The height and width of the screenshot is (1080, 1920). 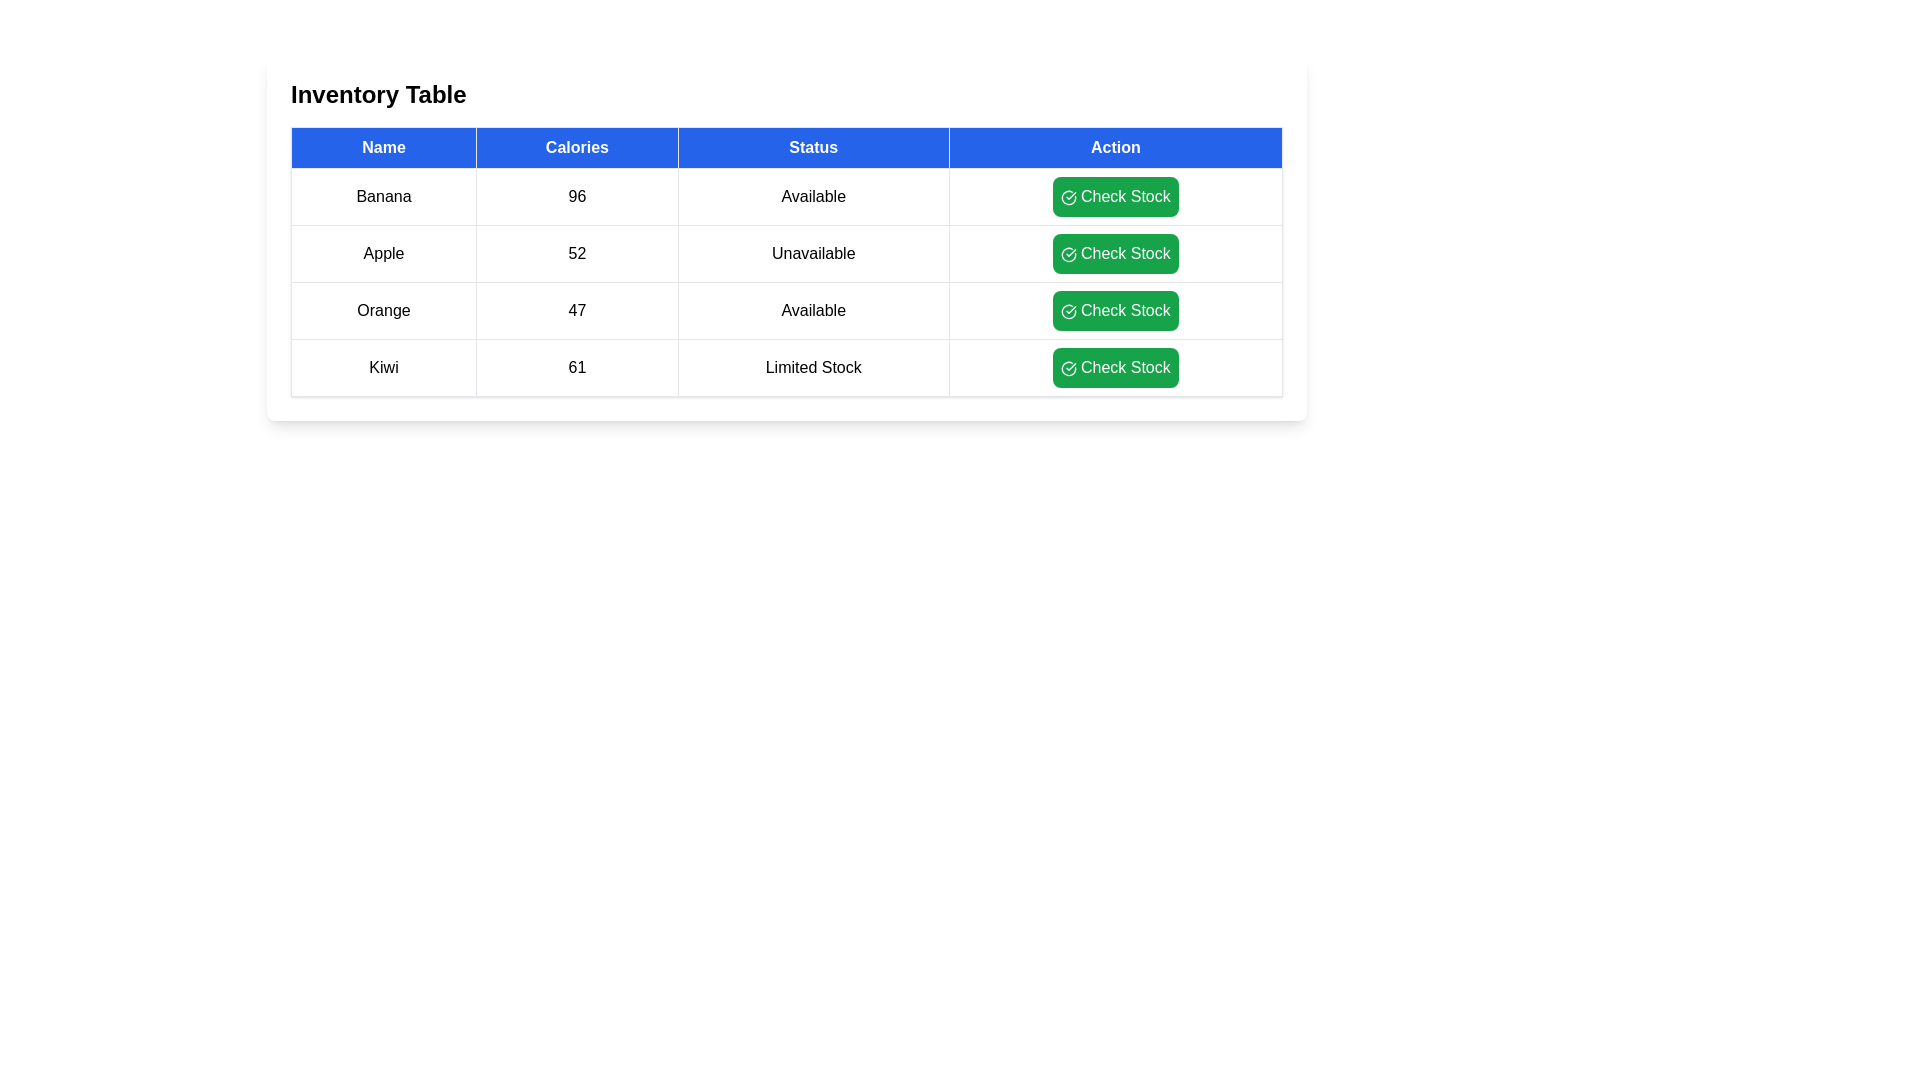 What do you see at coordinates (384, 196) in the screenshot?
I see `the row corresponding to Banana by clicking on it` at bounding box center [384, 196].